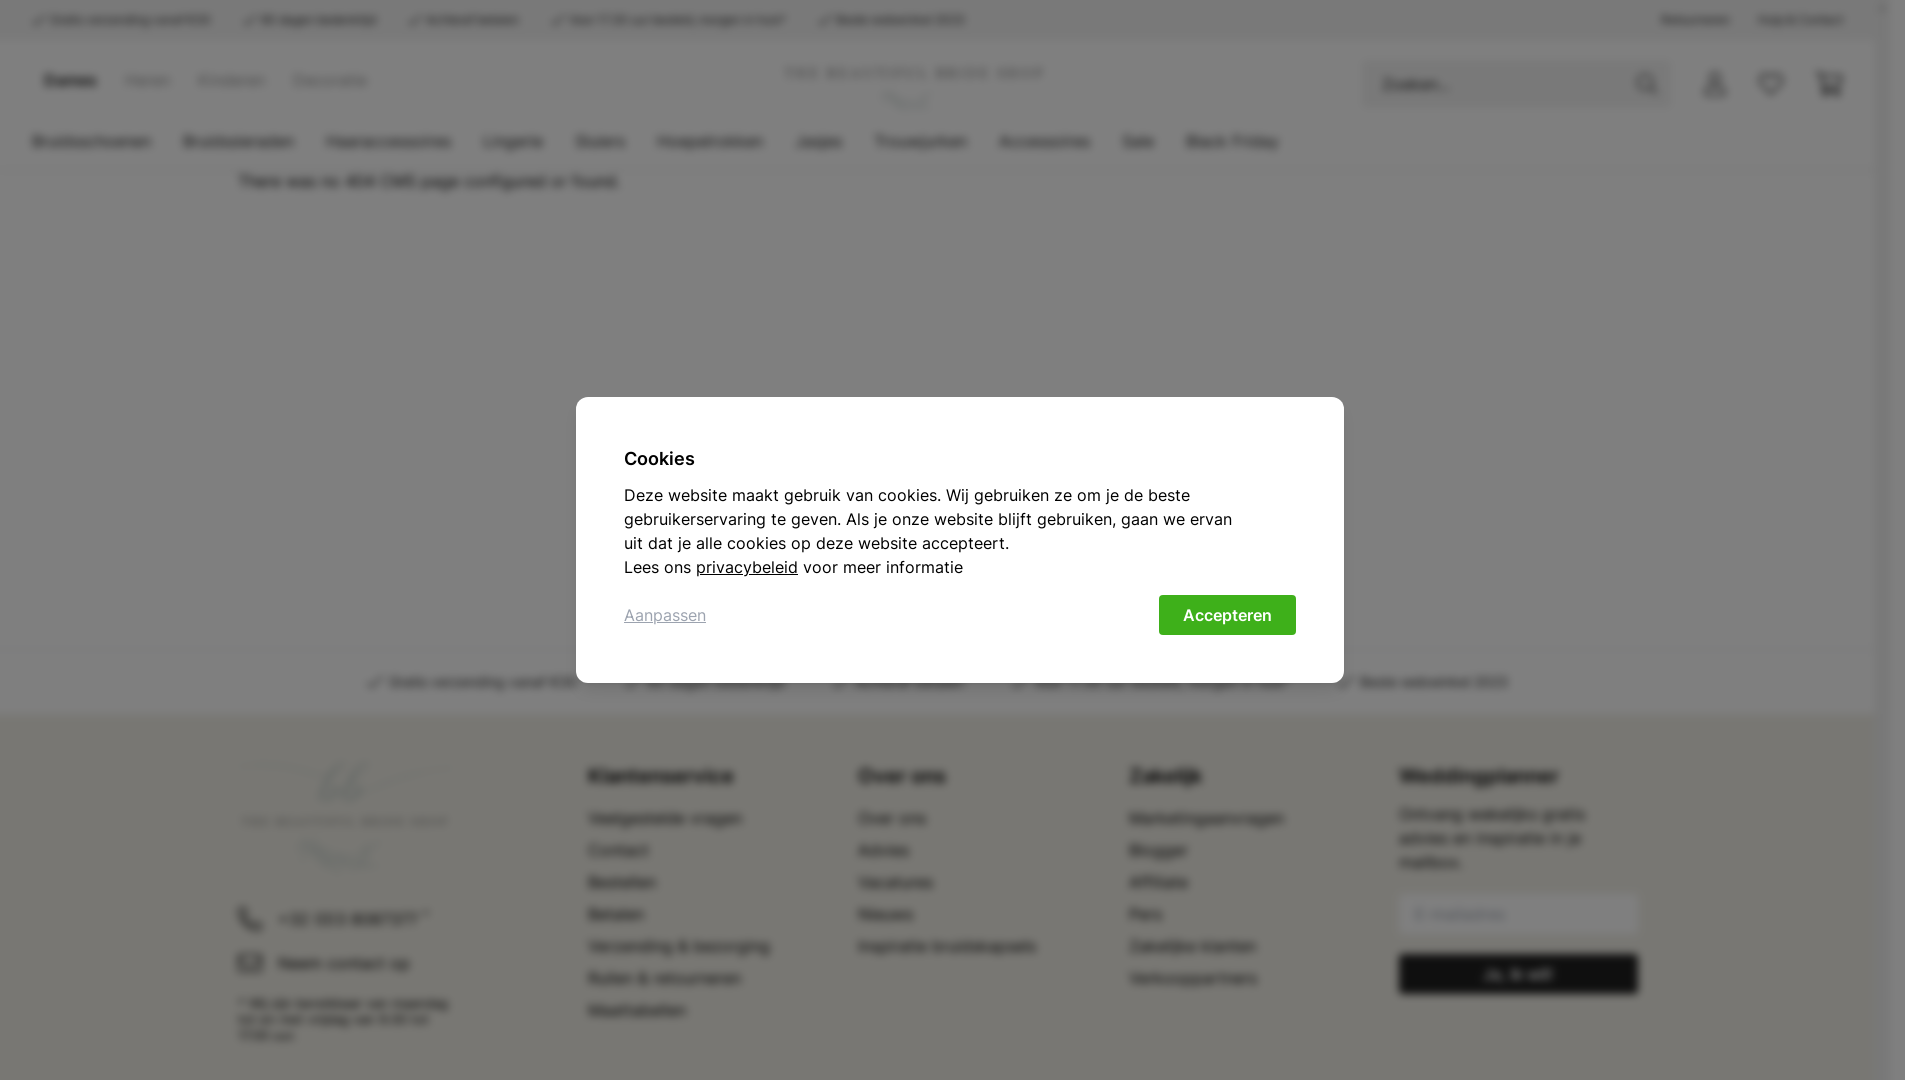  What do you see at coordinates (710, 140) in the screenshot?
I see `'Hoepelrokken'` at bounding box center [710, 140].